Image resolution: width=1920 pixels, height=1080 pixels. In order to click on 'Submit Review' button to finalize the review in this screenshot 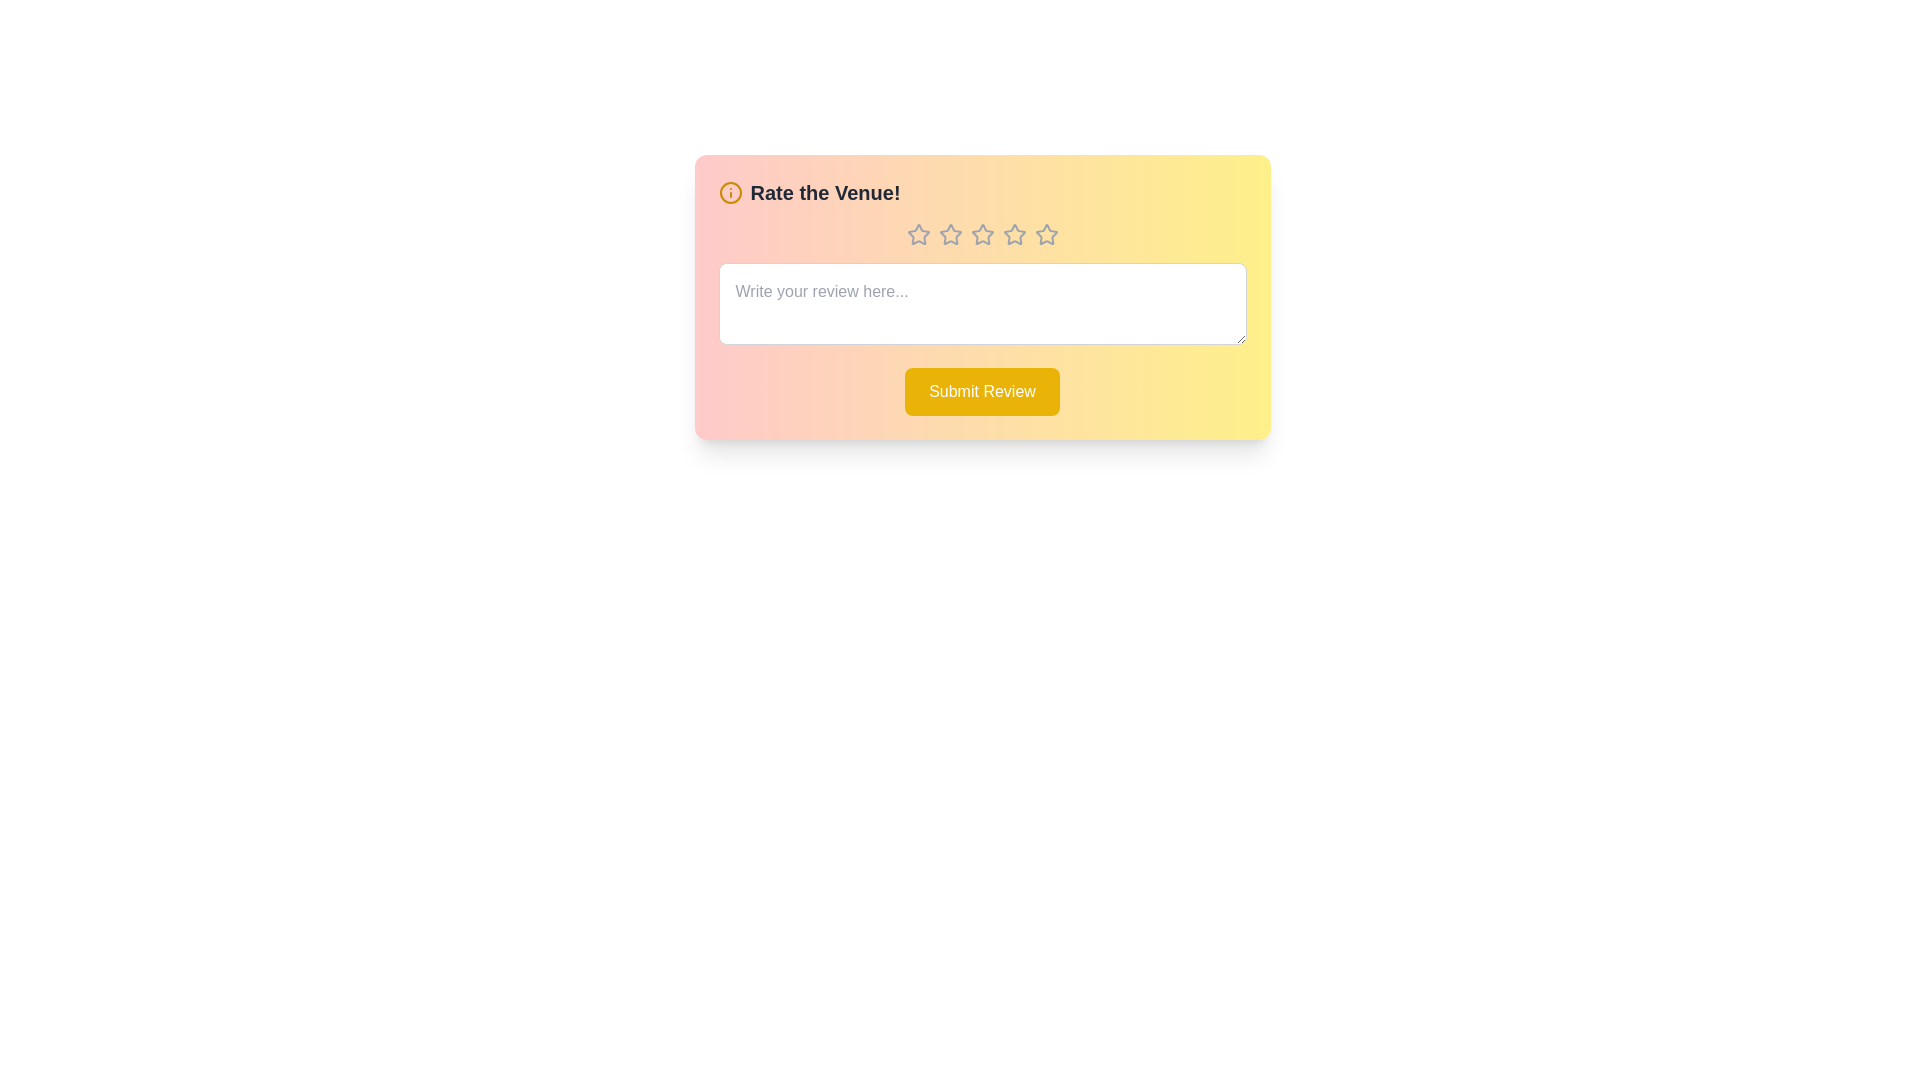, I will do `click(982, 392)`.